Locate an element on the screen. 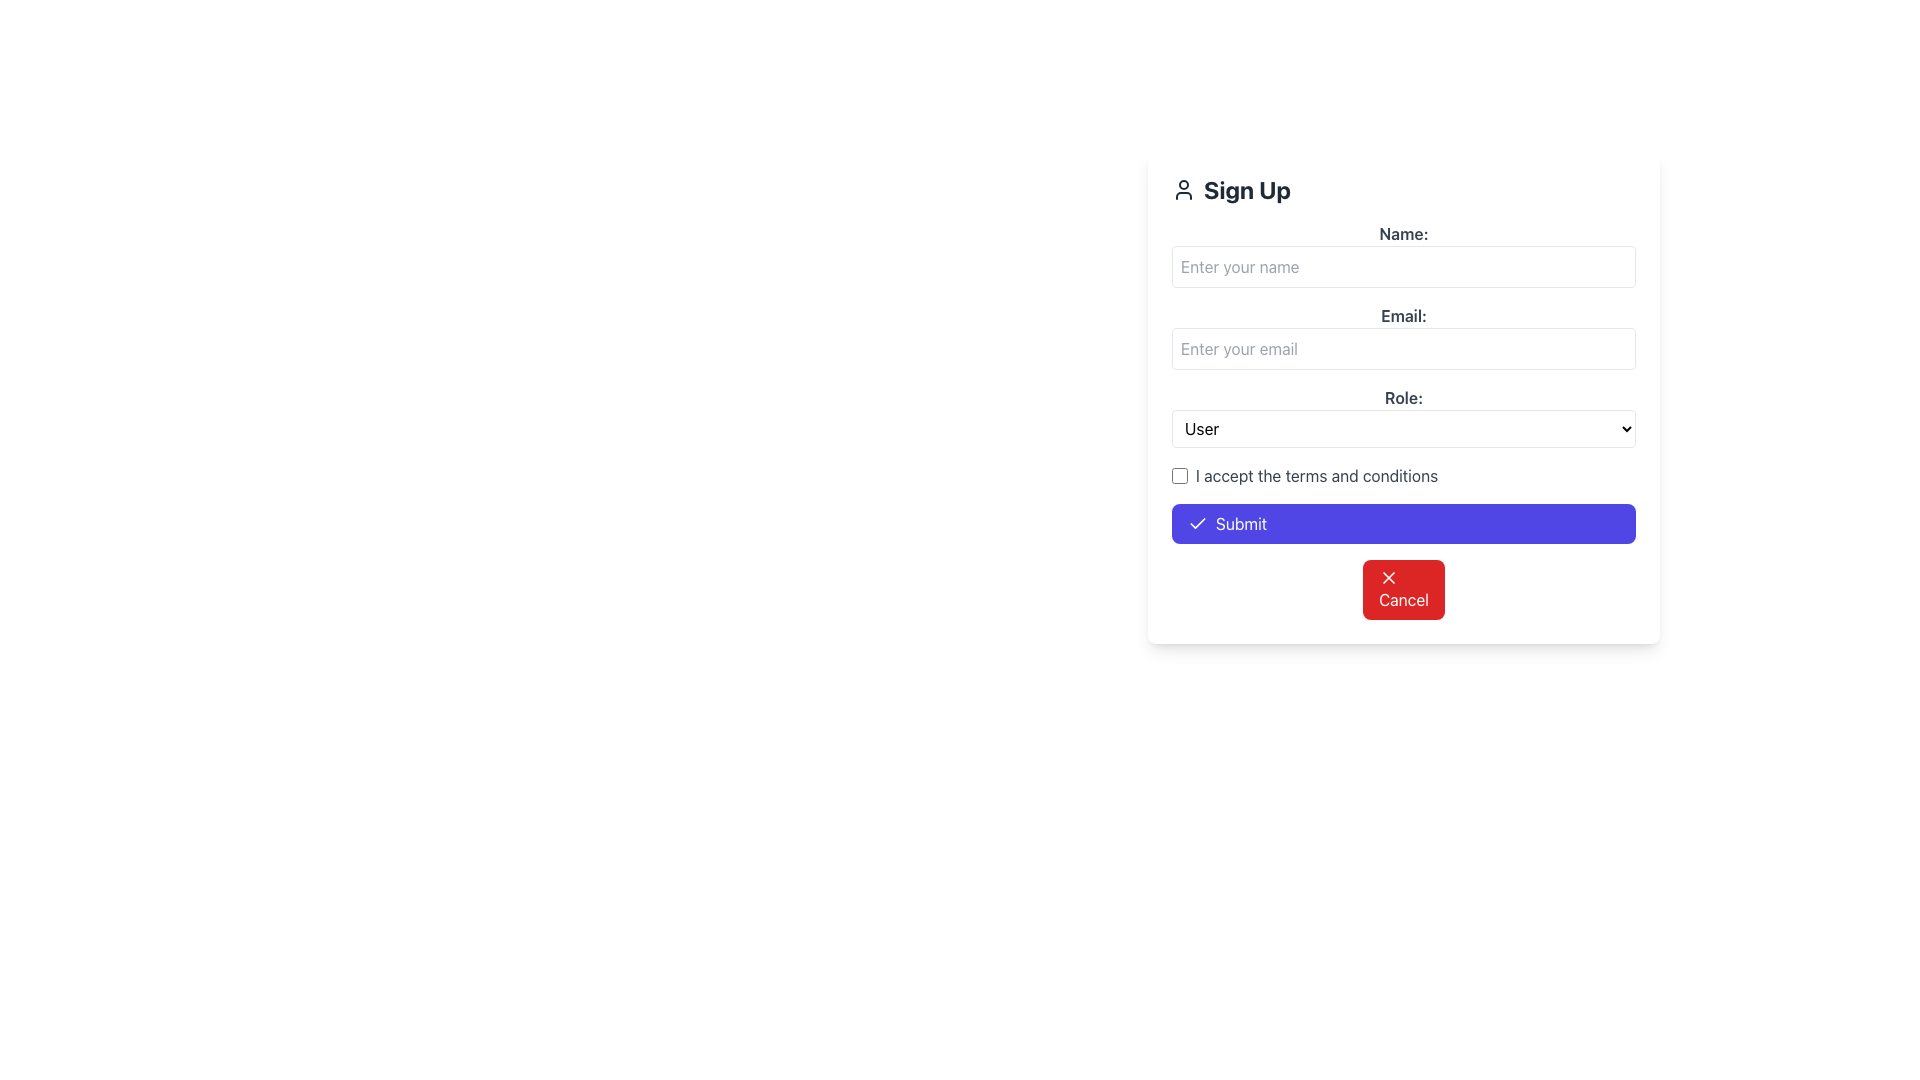 This screenshot has height=1080, width=1920. the 'User' dropdown menu is located at coordinates (1402, 415).